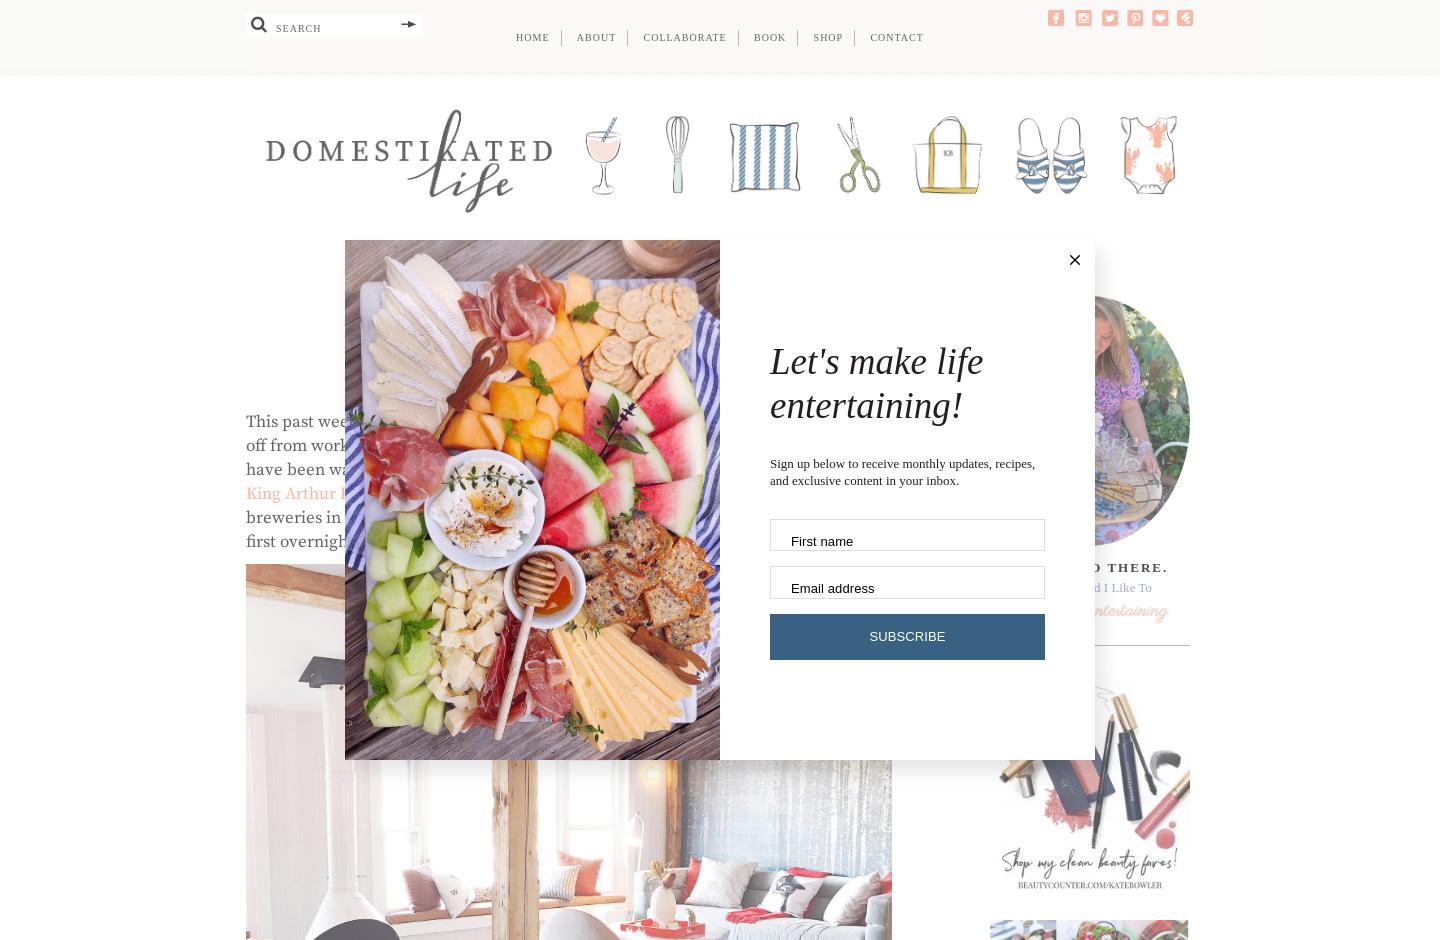  Describe the element at coordinates (568, 302) in the screenshot. I see `'Travel'` at that location.